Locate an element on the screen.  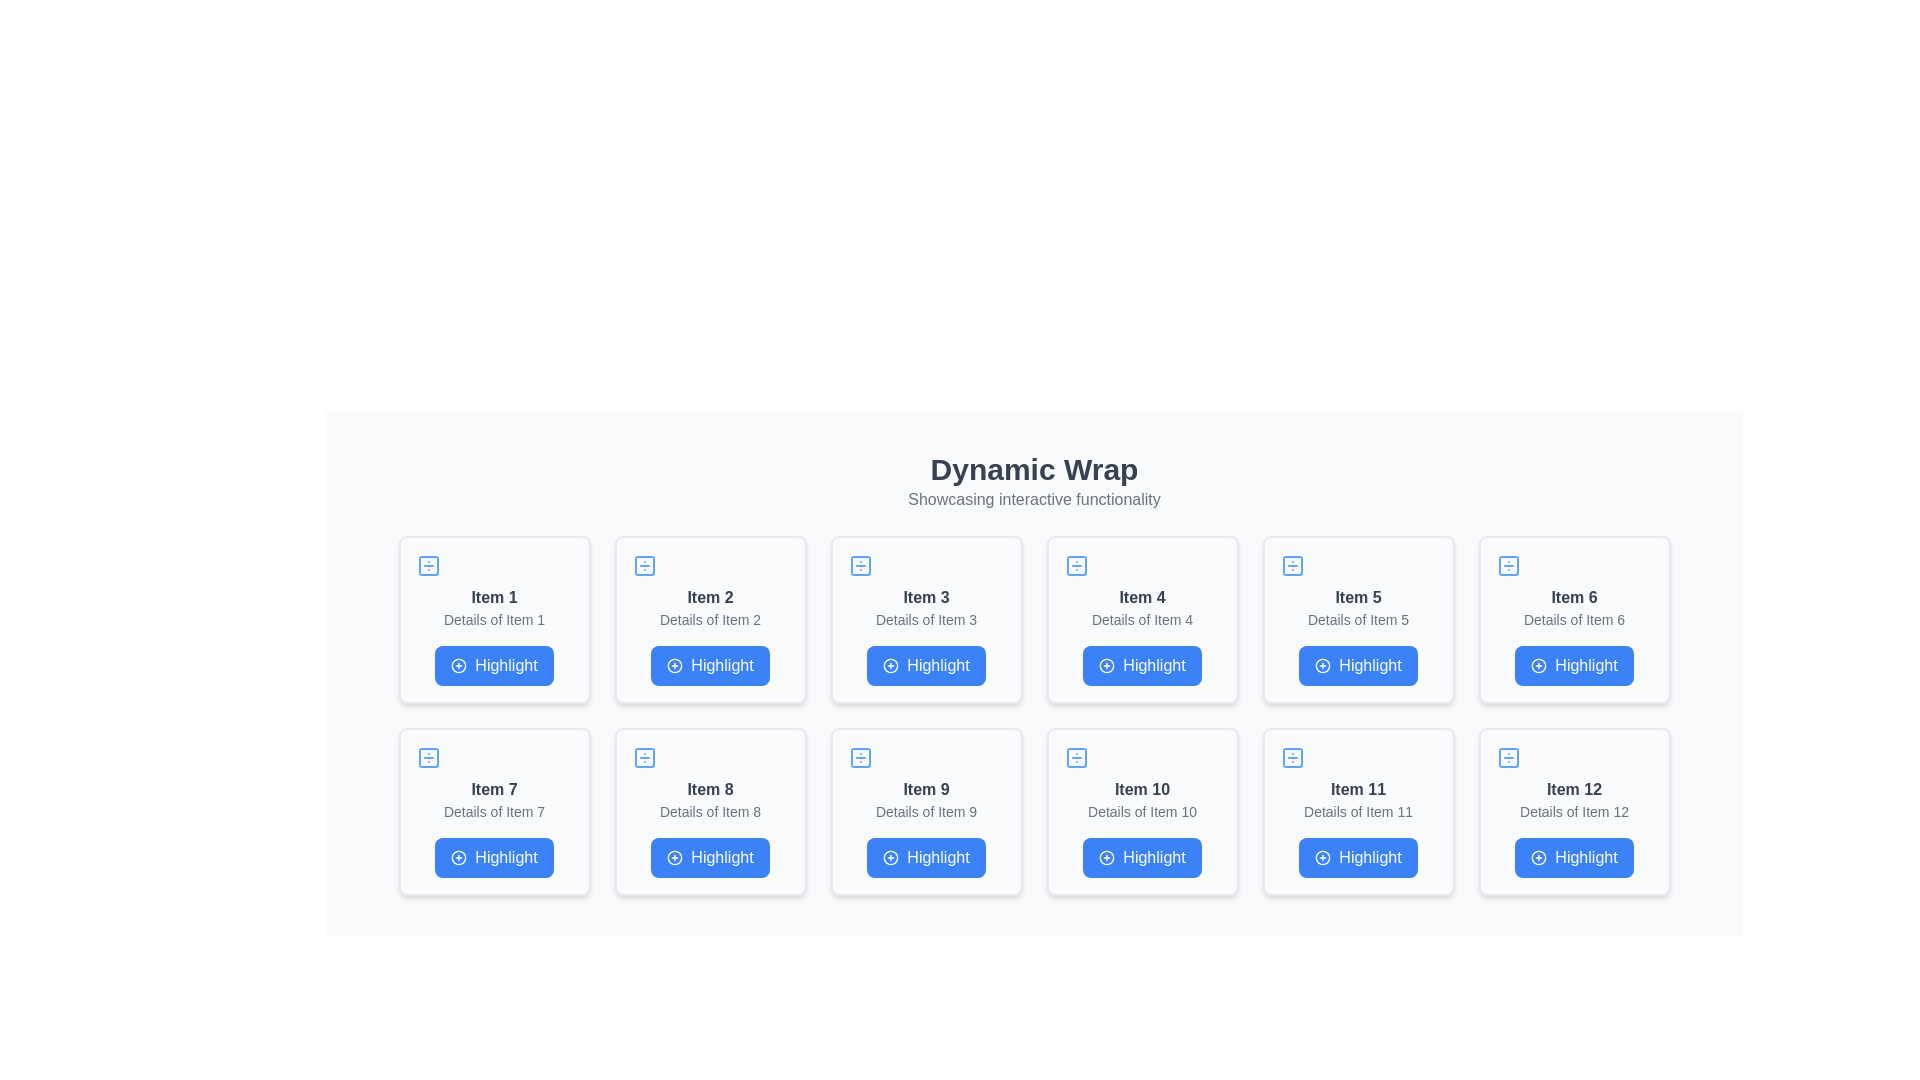
circular plus icon located inside the 'Highlight' button under the card labeled 'Item 12' in the second row of the grid layout is located at coordinates (1538, 856).